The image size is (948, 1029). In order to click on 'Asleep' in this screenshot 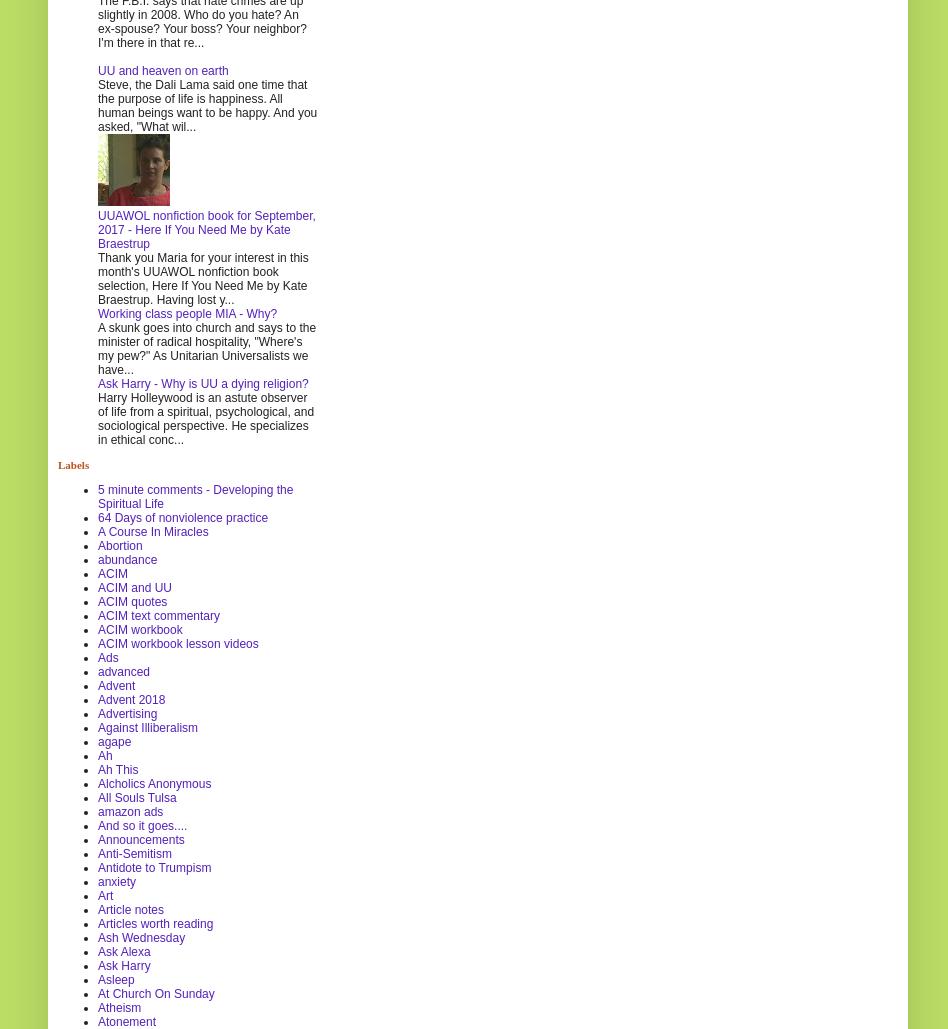, I will do `click(116, 977)`.